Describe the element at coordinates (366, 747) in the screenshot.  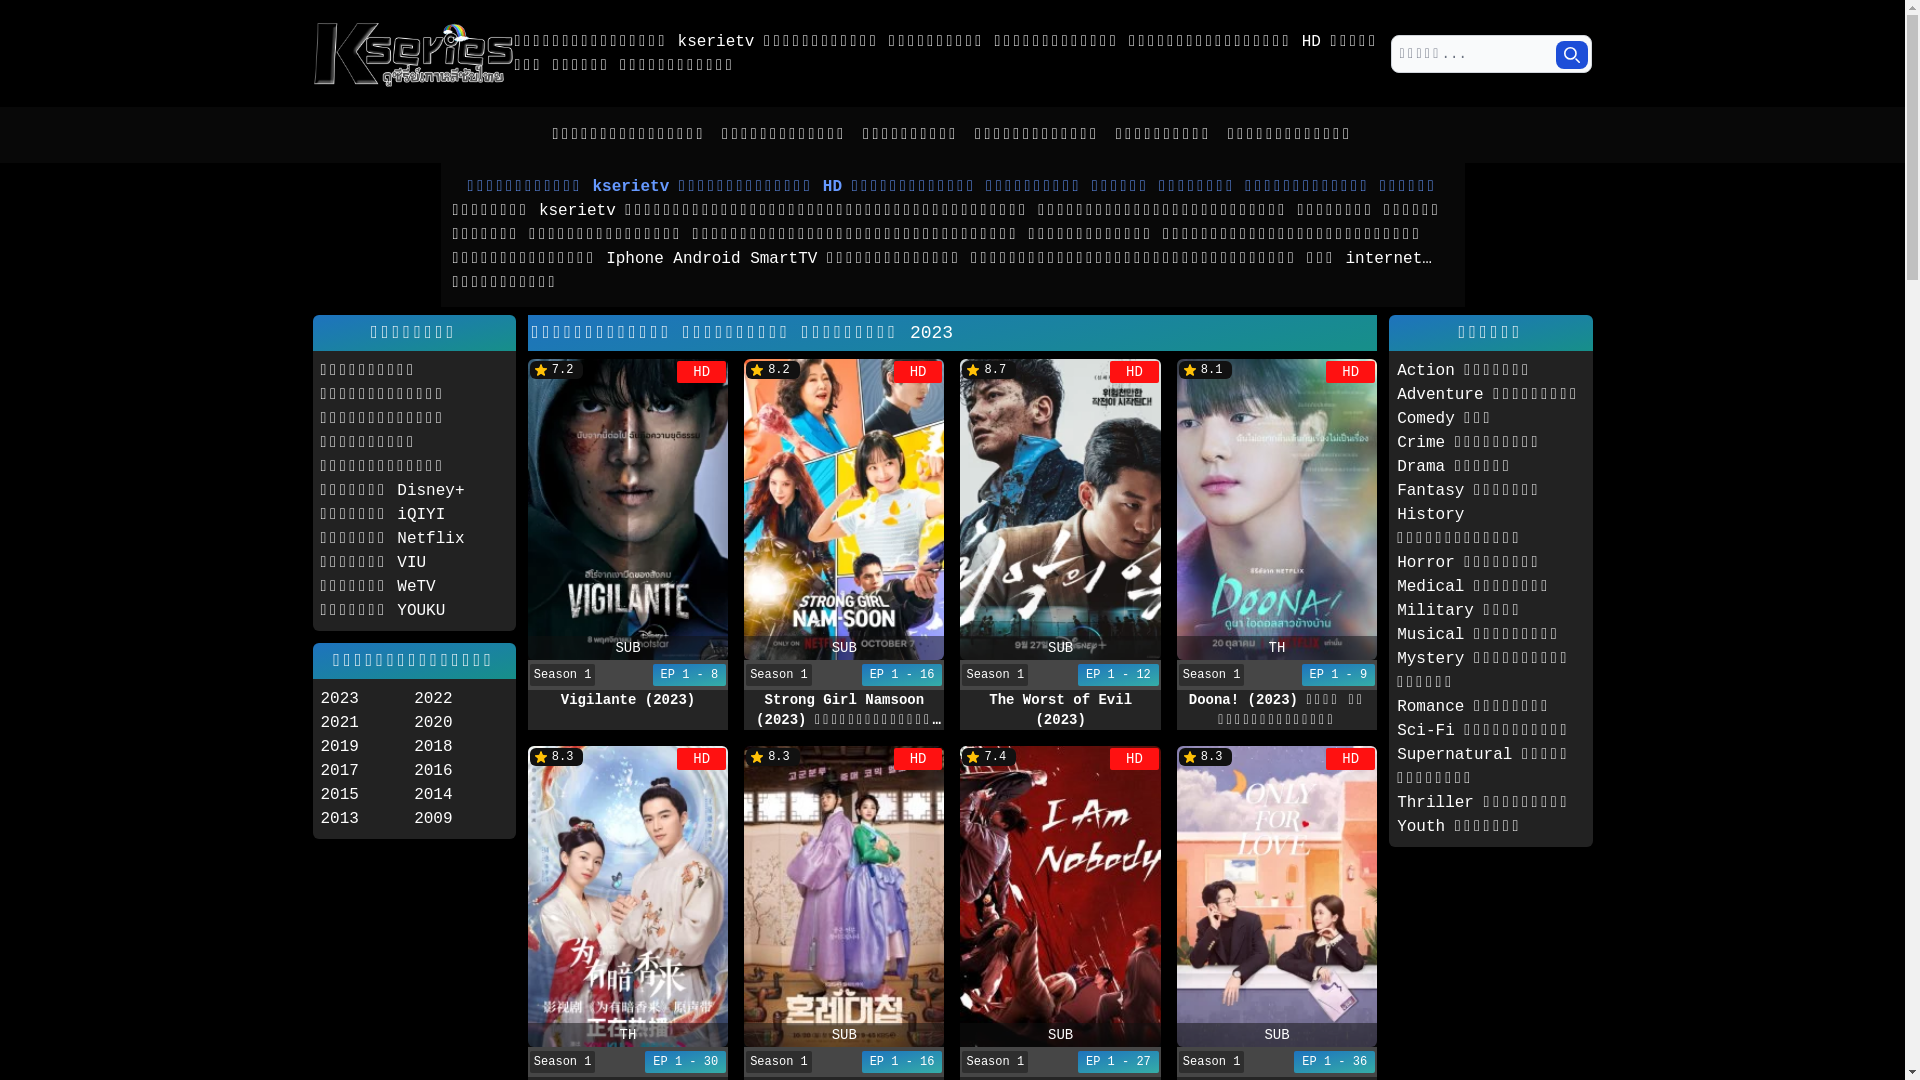
I see `'2019'` at that location.